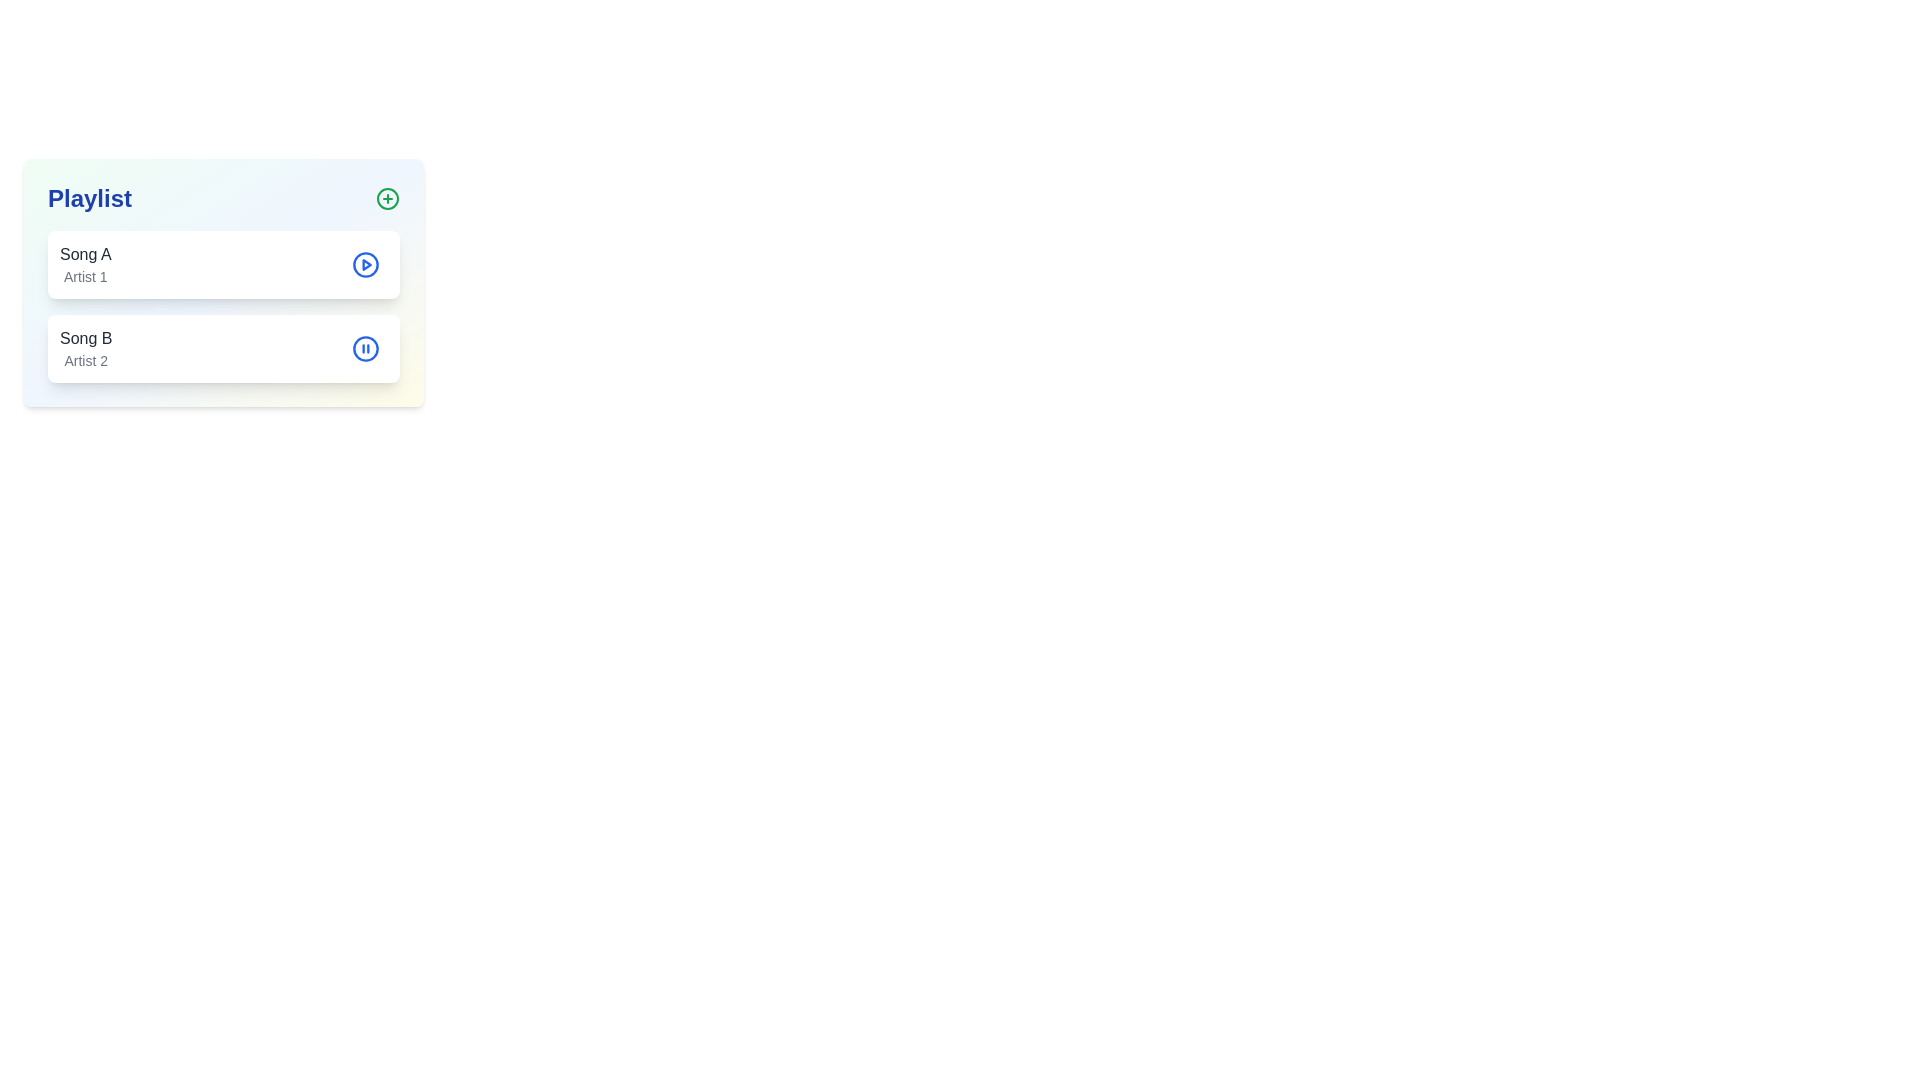  What do you see at coordinates (365, 262) in the screenshot?
I see `the blue outlined circular play icon associated with the first item in the playlist (Song A, Artist 1)` at bounding box center [365, 262].